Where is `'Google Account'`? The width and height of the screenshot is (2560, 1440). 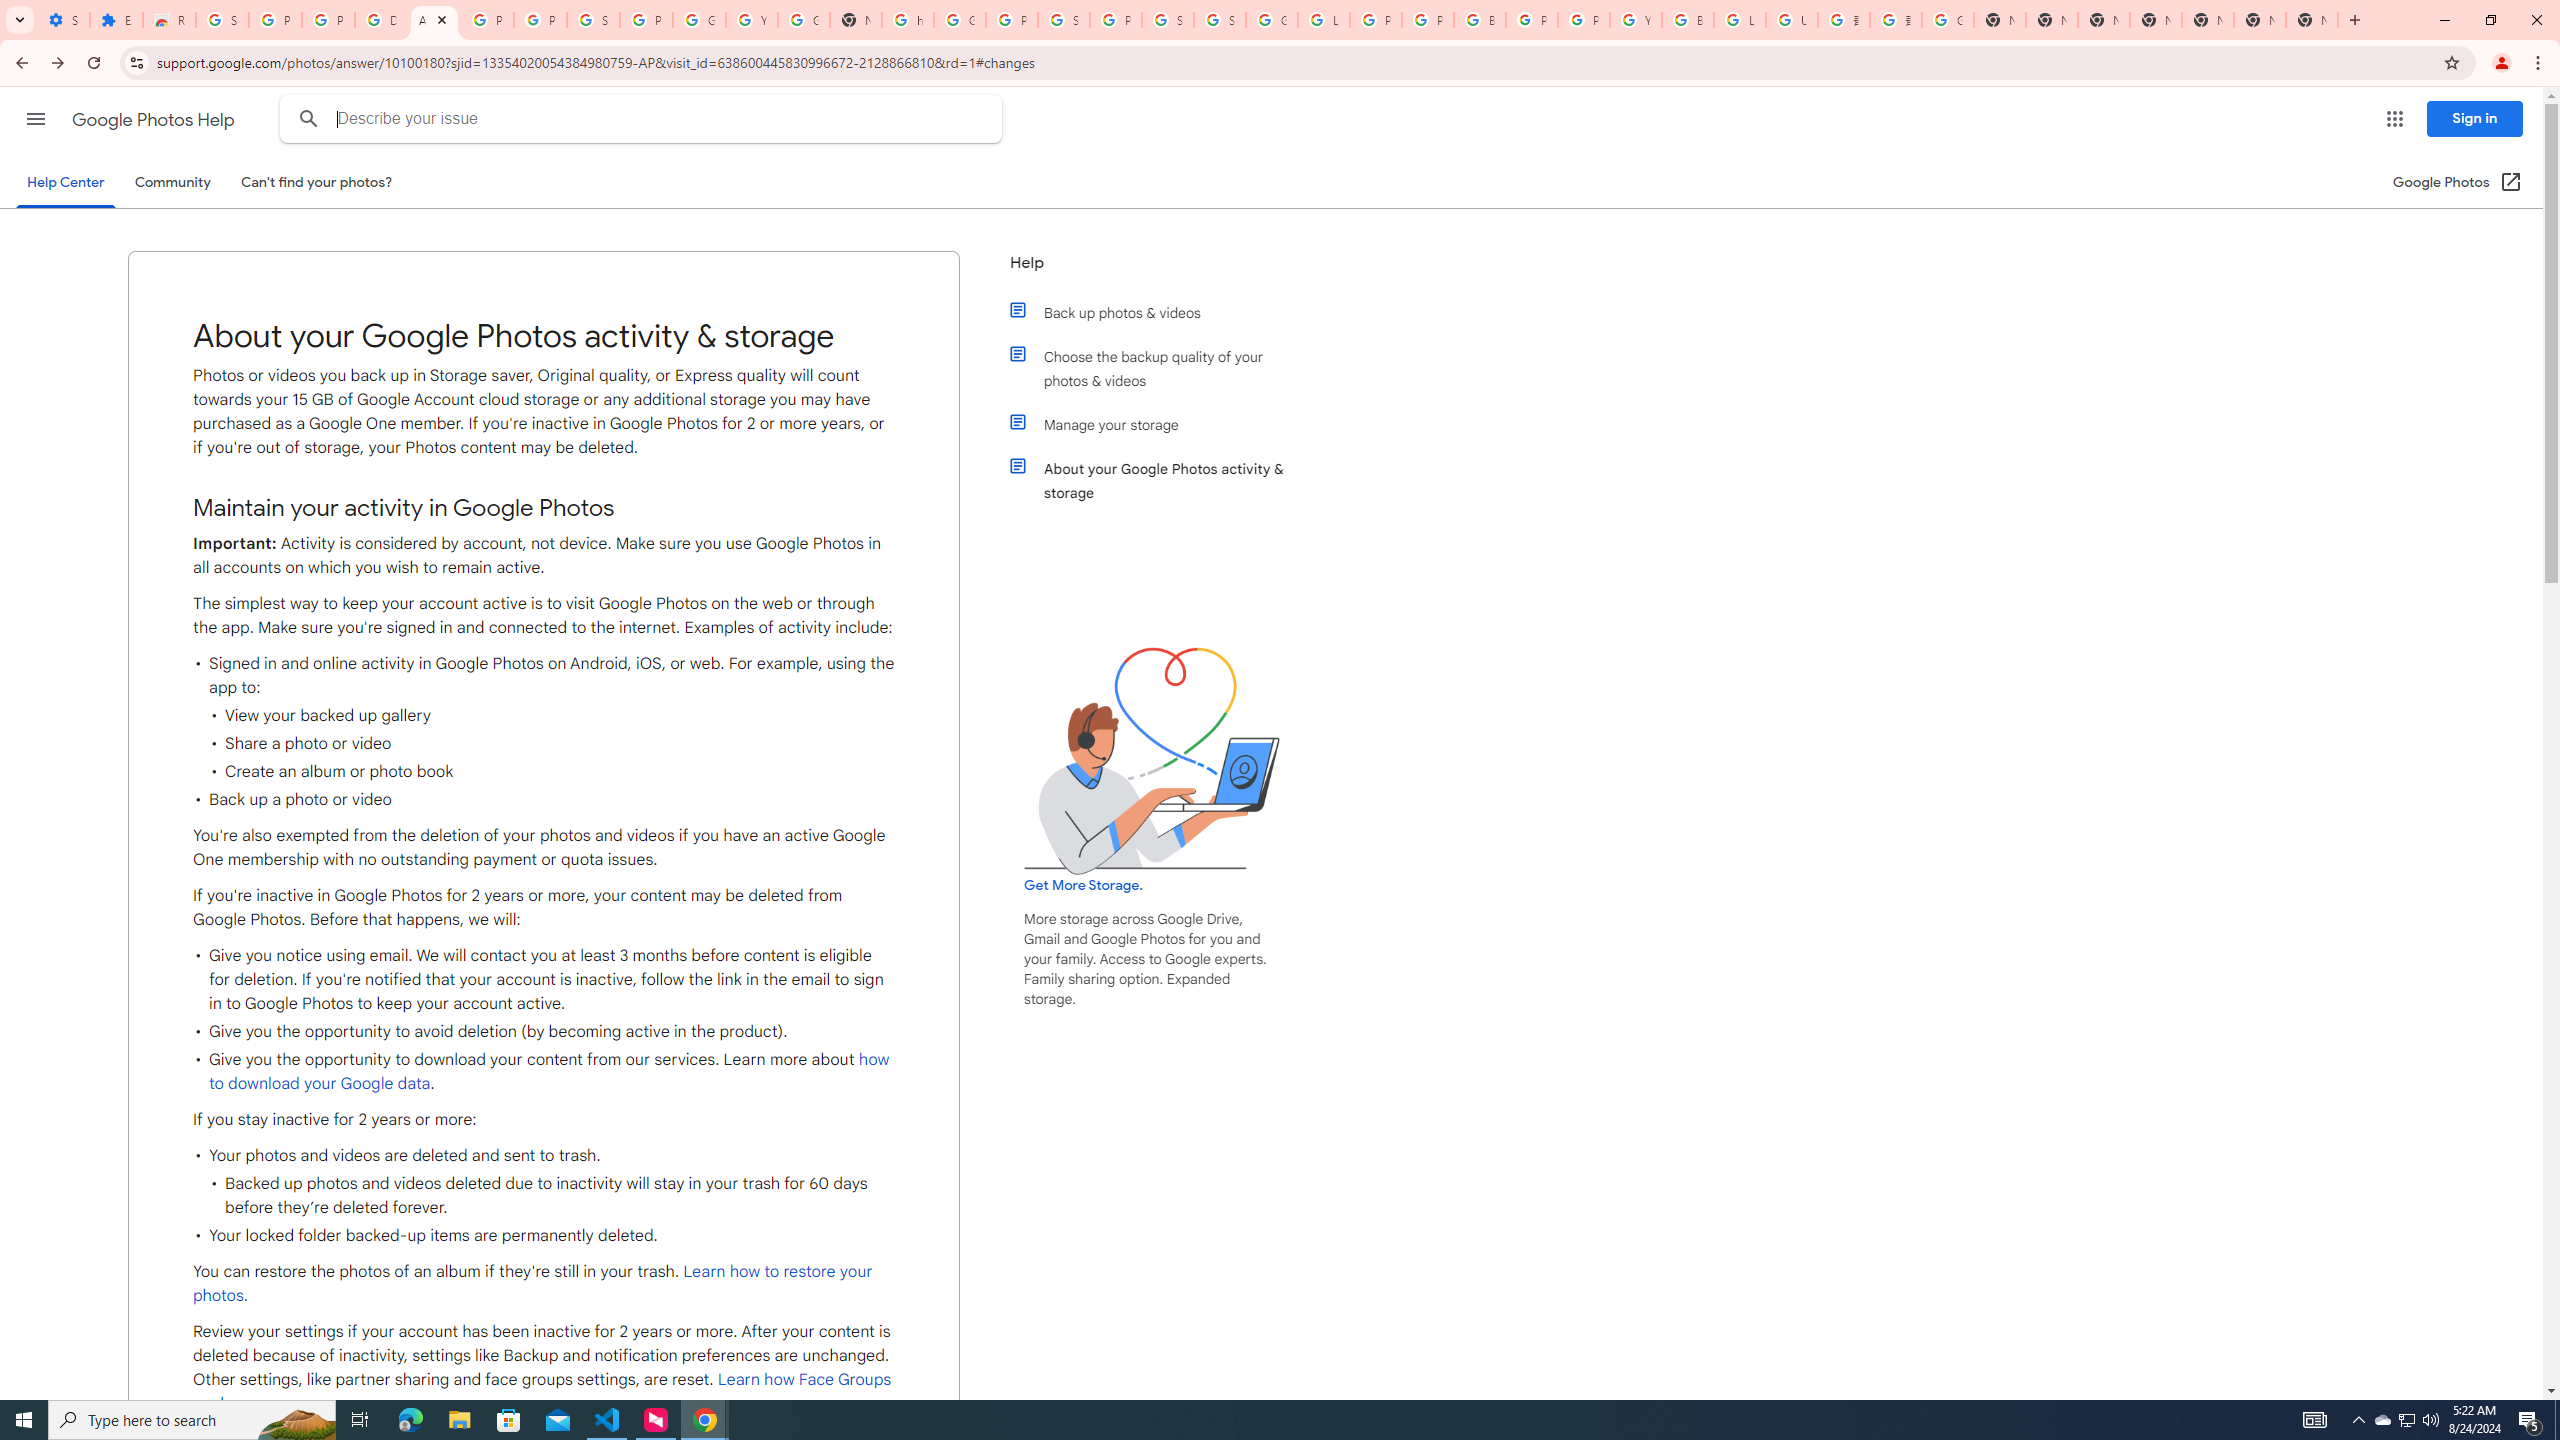 'Google Account' is located at coordinates (697, 19).